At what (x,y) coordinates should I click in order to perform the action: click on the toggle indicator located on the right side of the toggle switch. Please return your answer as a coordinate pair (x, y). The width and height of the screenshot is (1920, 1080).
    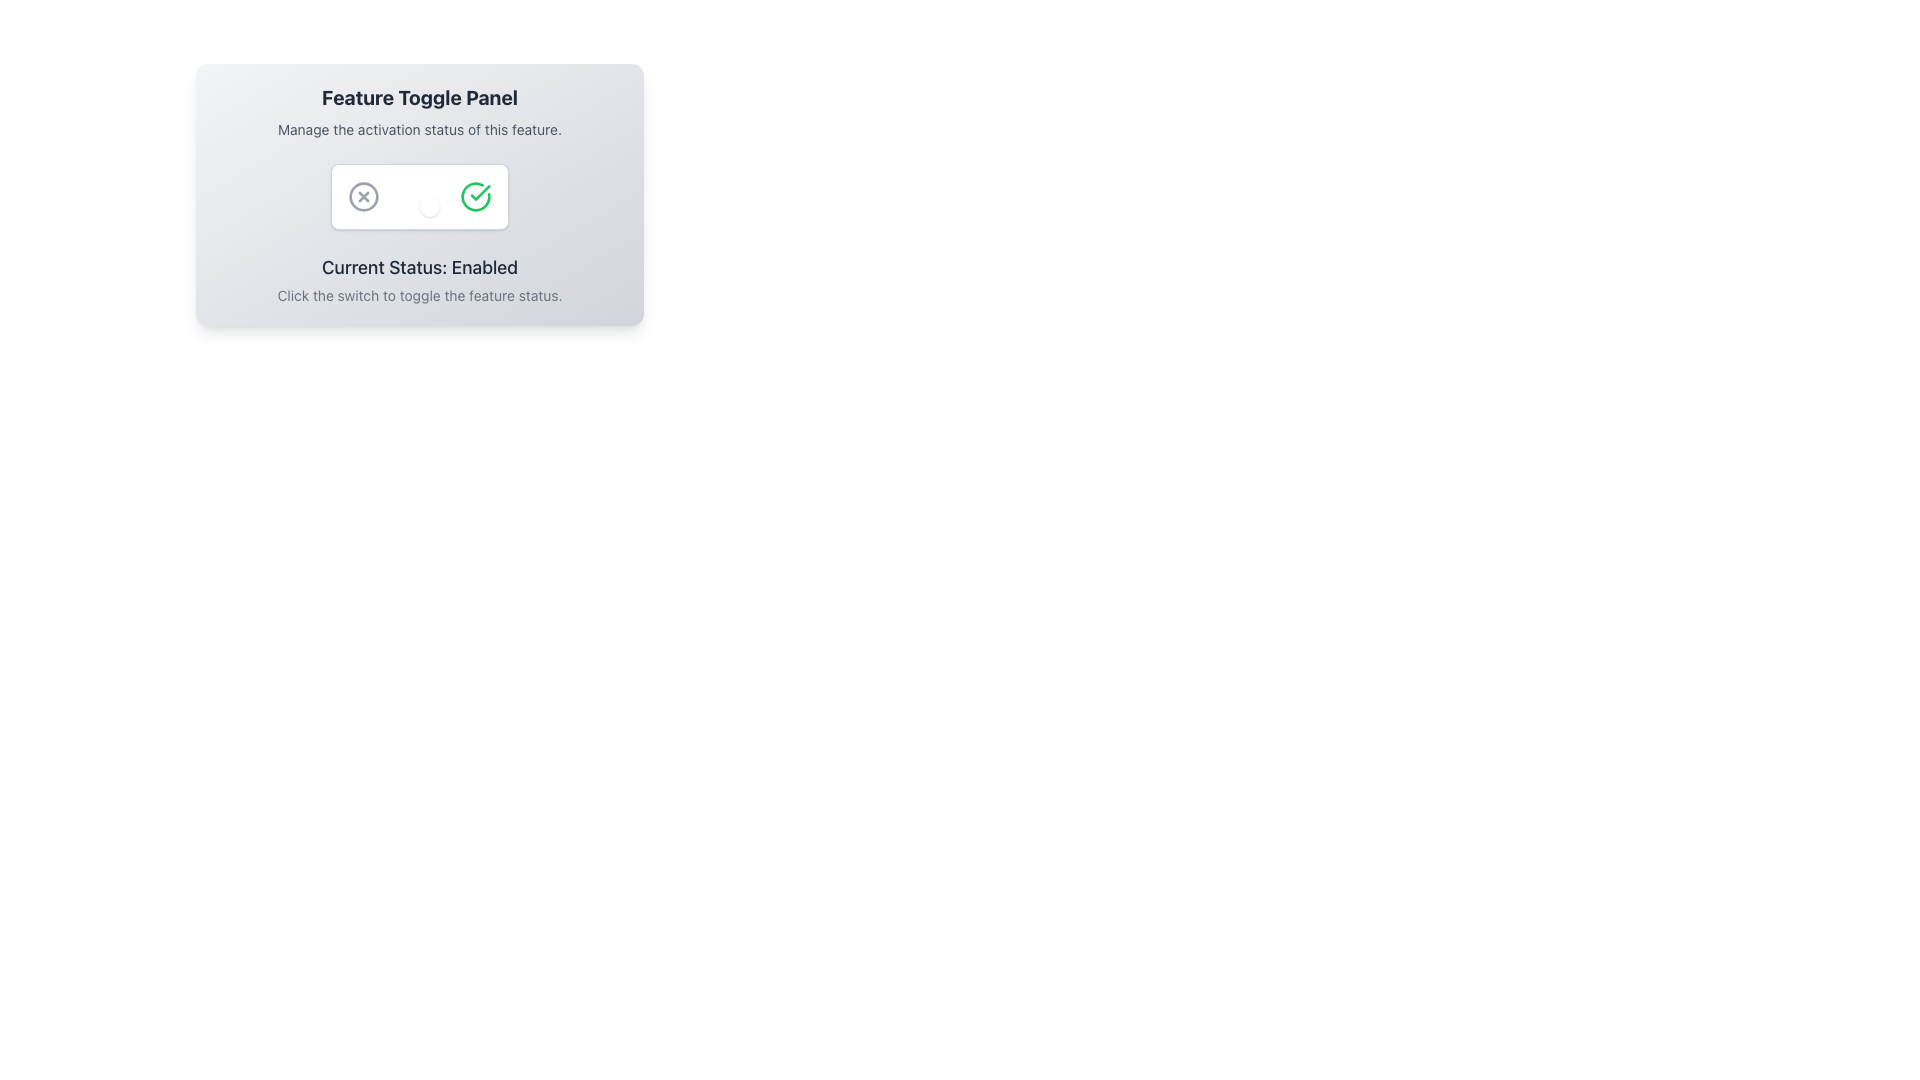
    Looking at the image, I should click on (429, 207).